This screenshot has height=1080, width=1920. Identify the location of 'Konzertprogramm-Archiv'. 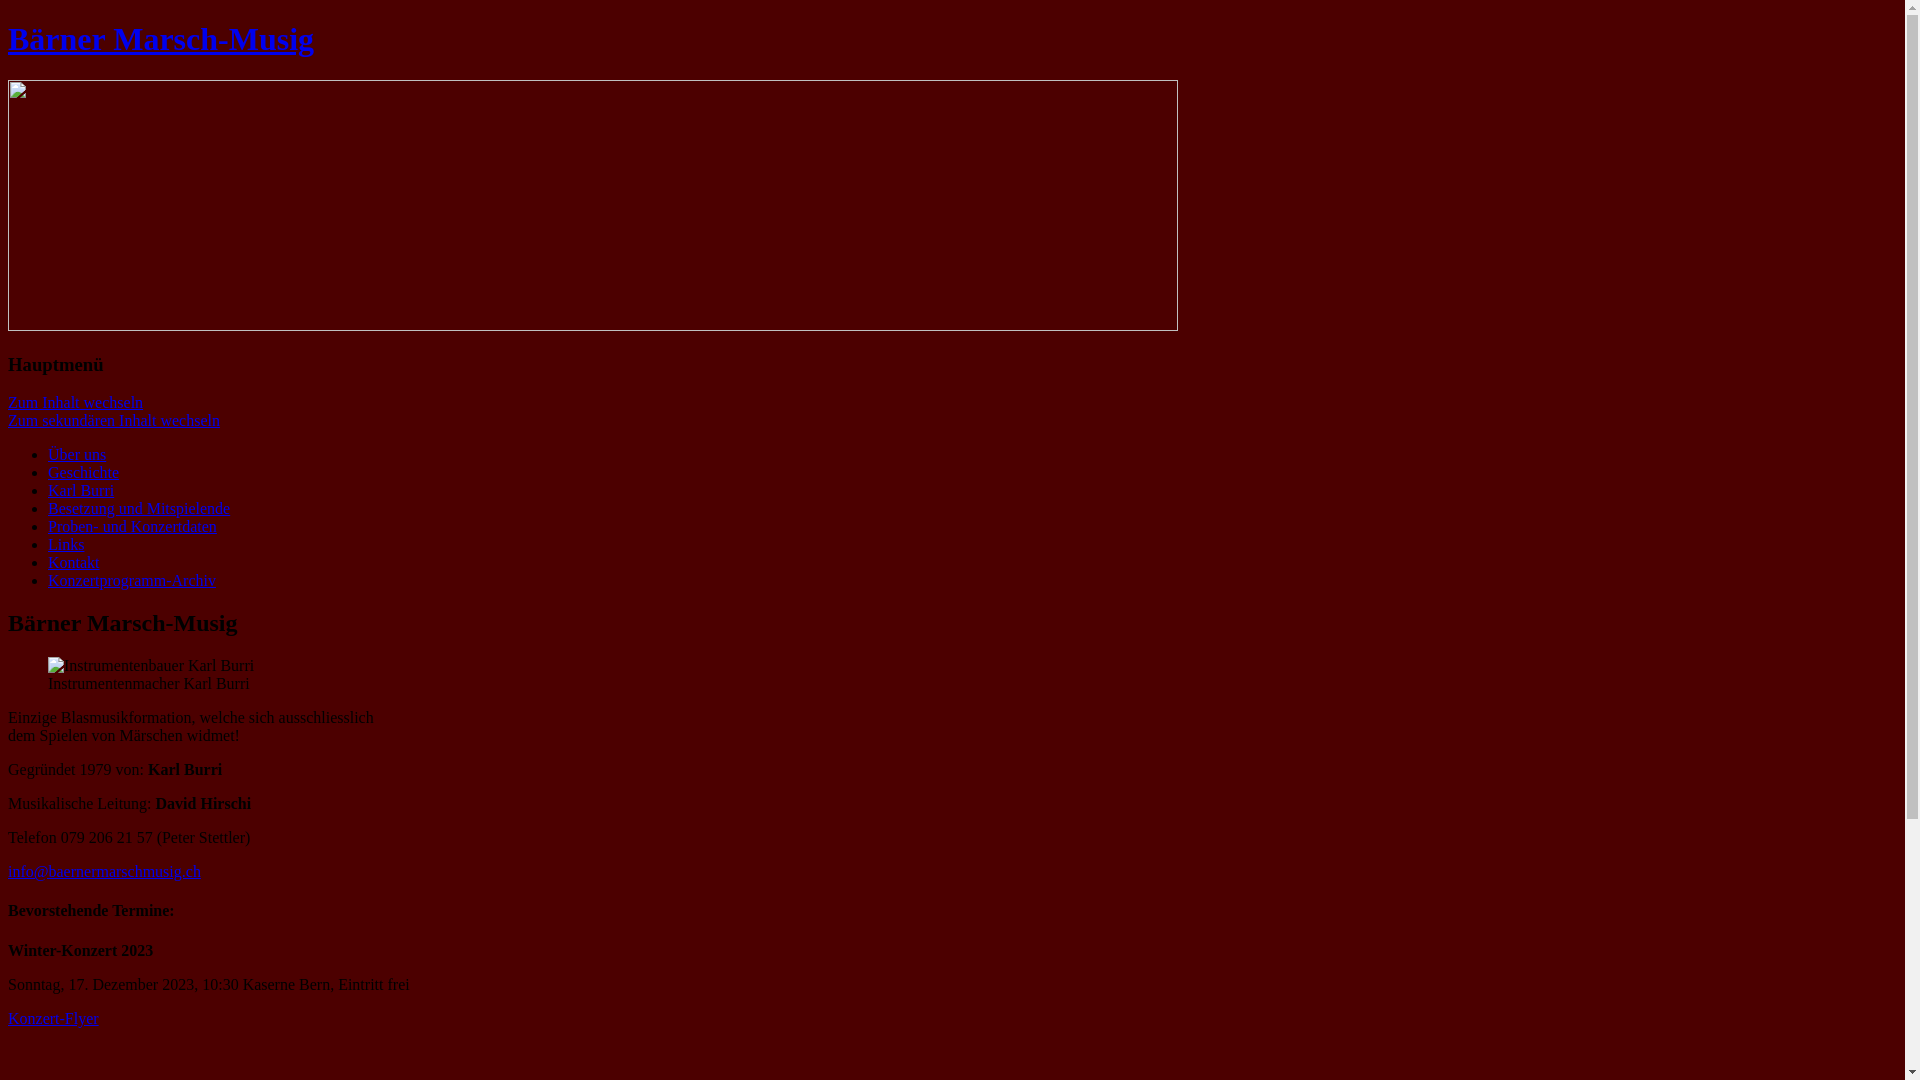
(48, 580).